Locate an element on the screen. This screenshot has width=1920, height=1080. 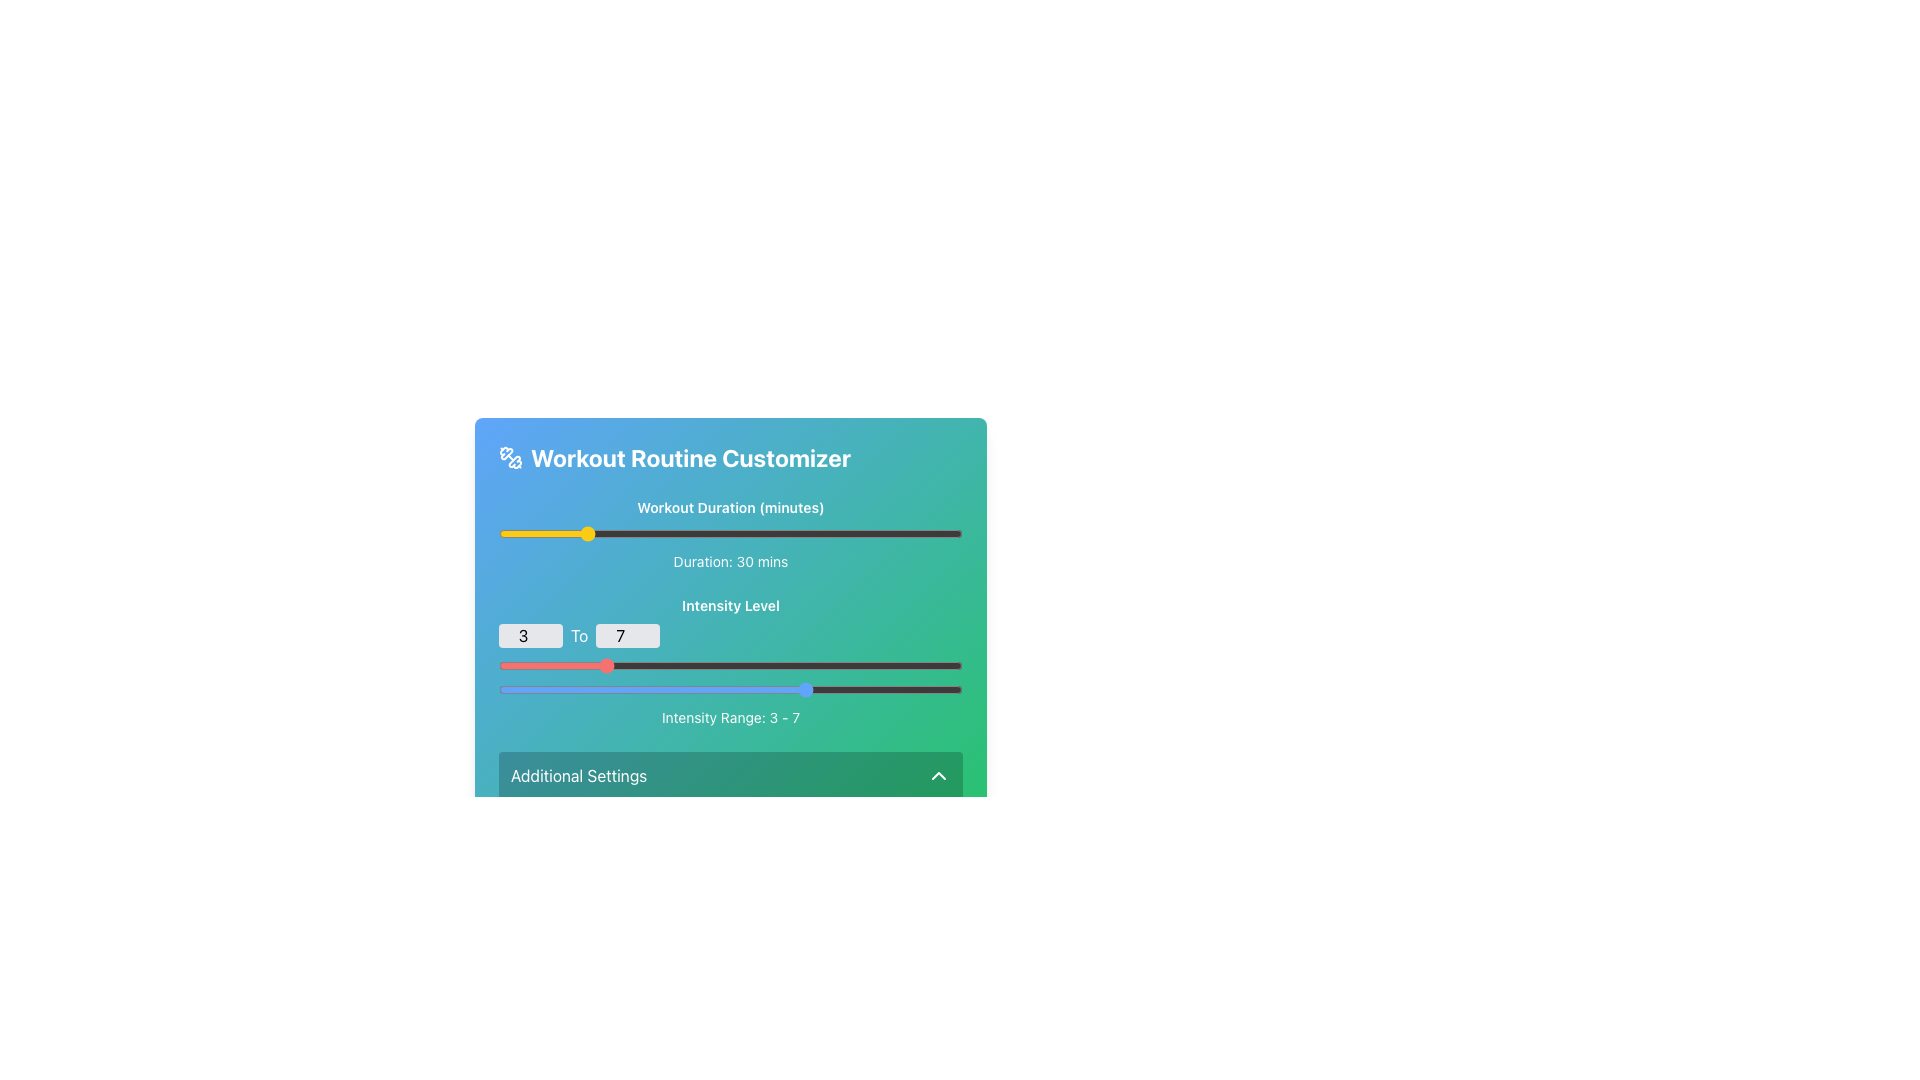
the intensity value is located at coordinates (550, 689).